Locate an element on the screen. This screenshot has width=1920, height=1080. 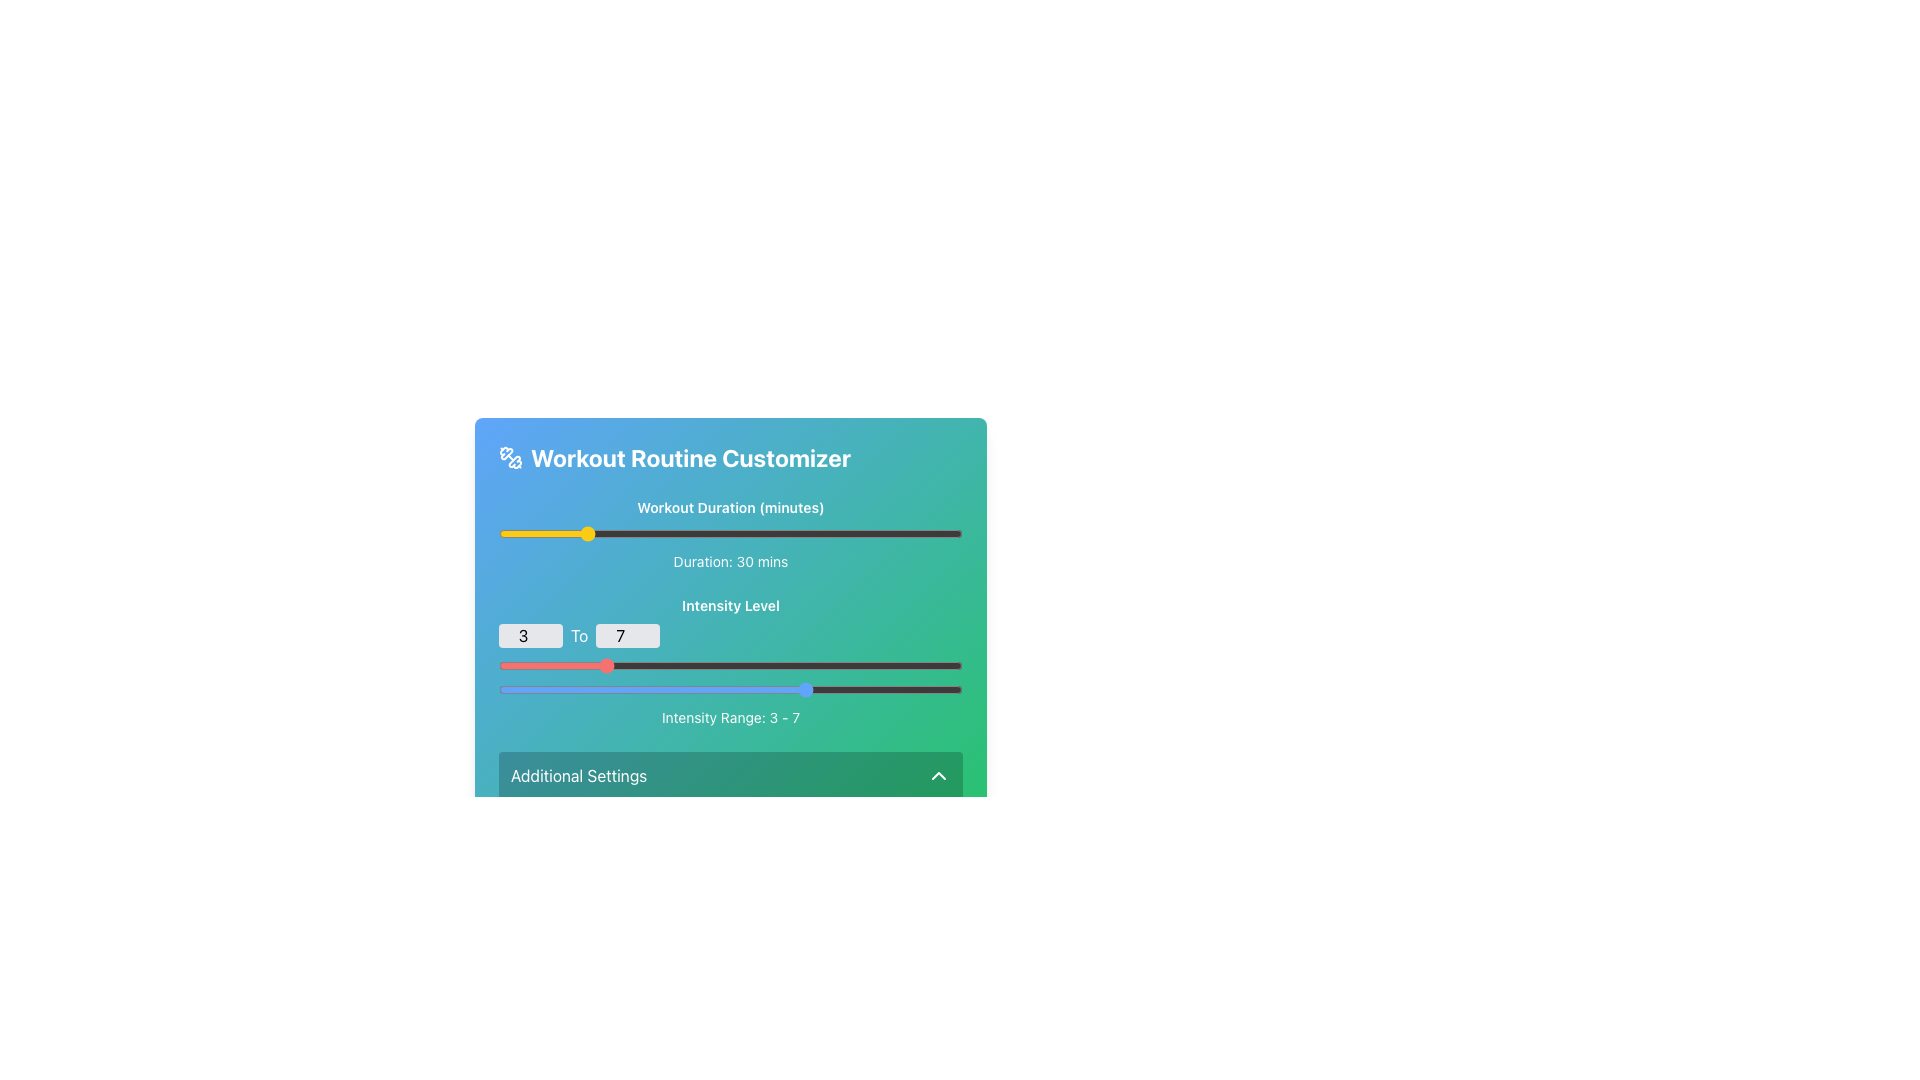
the intensity value is located at coordinates (550, 689).